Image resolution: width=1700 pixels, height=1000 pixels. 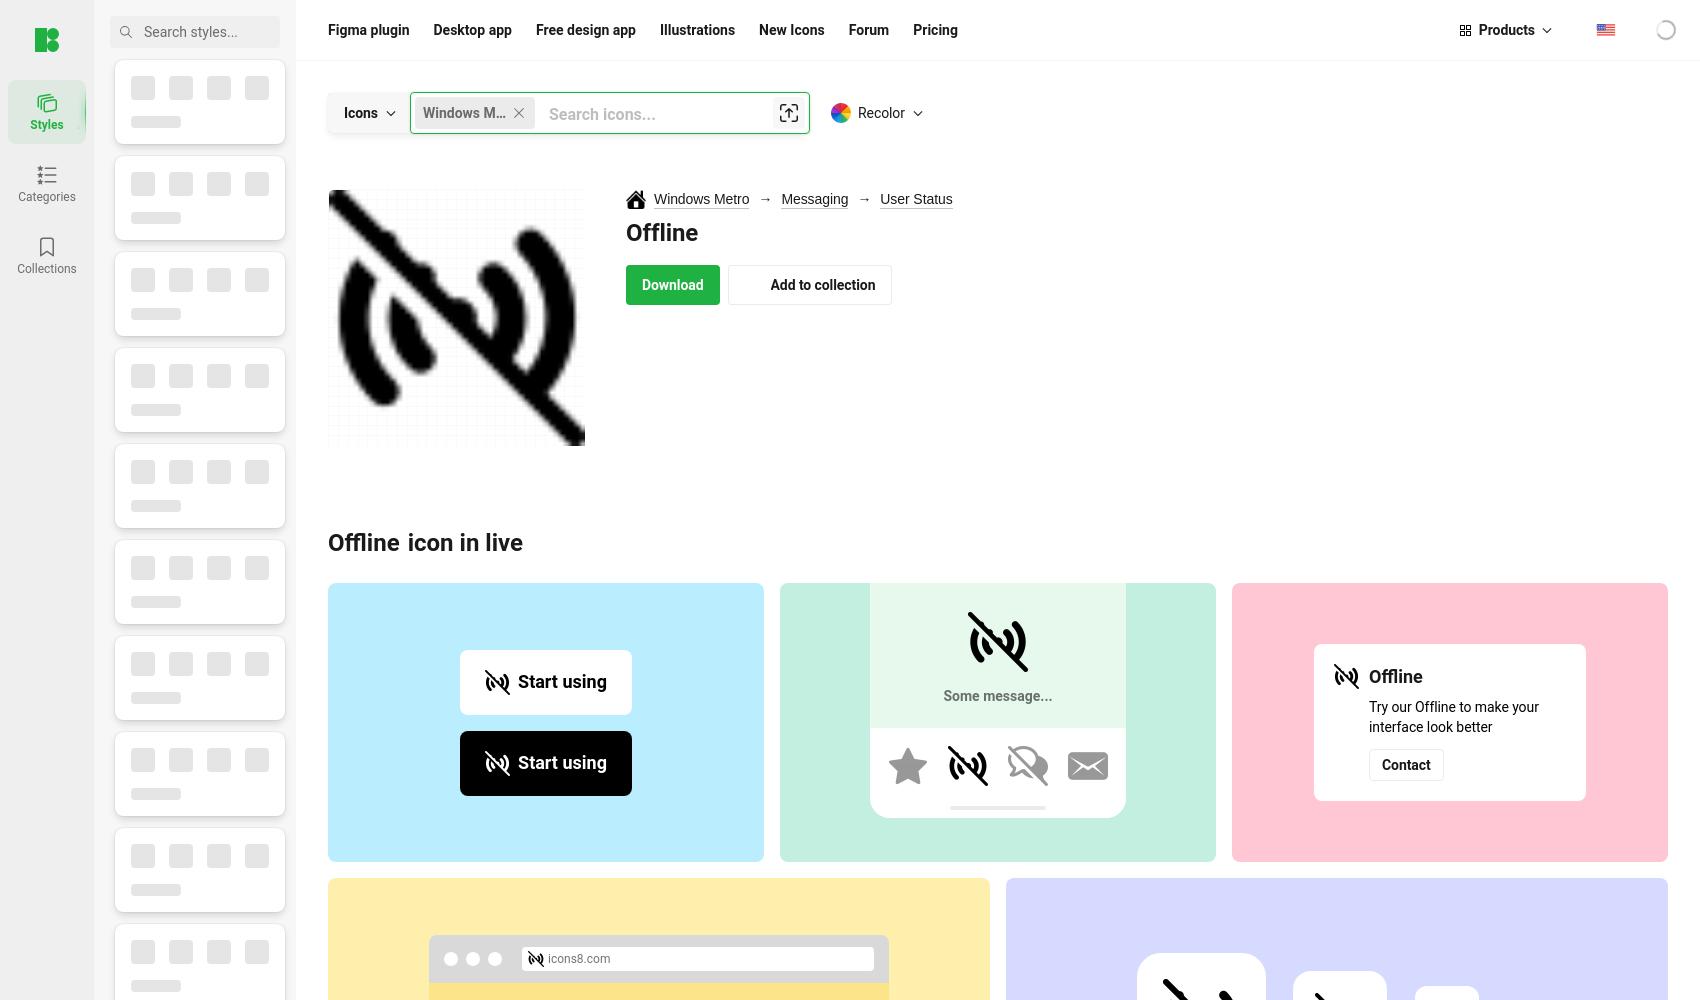 I want to click on 'Products', so click(x=1476, y=30).